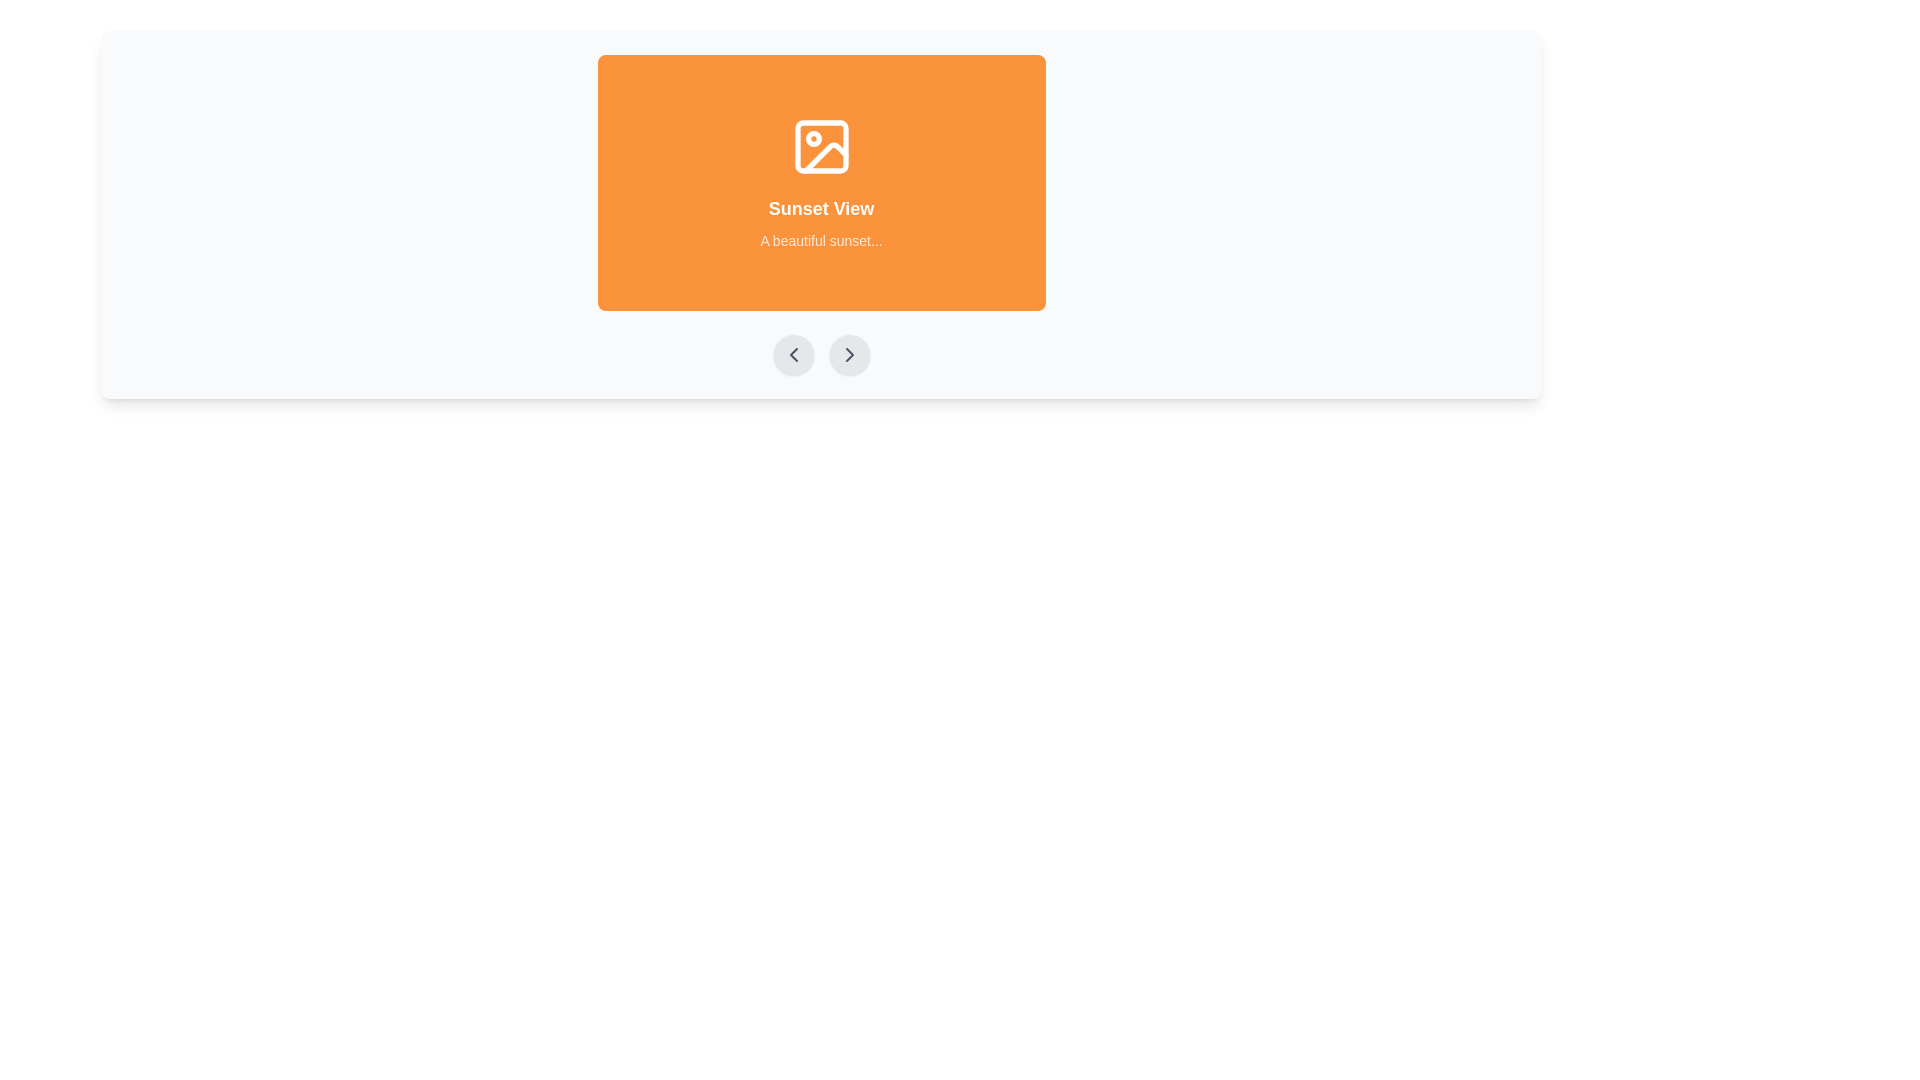 Image resolution: width=1920 pixels, height=1080 pixels. What do you see at coordinates (849, 353) in the screenshot?
I see `the right-facing chevron arrow icon, styled with thin lines and part of the 'lucide-chevron-right' SVG component` at bounding box center [849, 353].